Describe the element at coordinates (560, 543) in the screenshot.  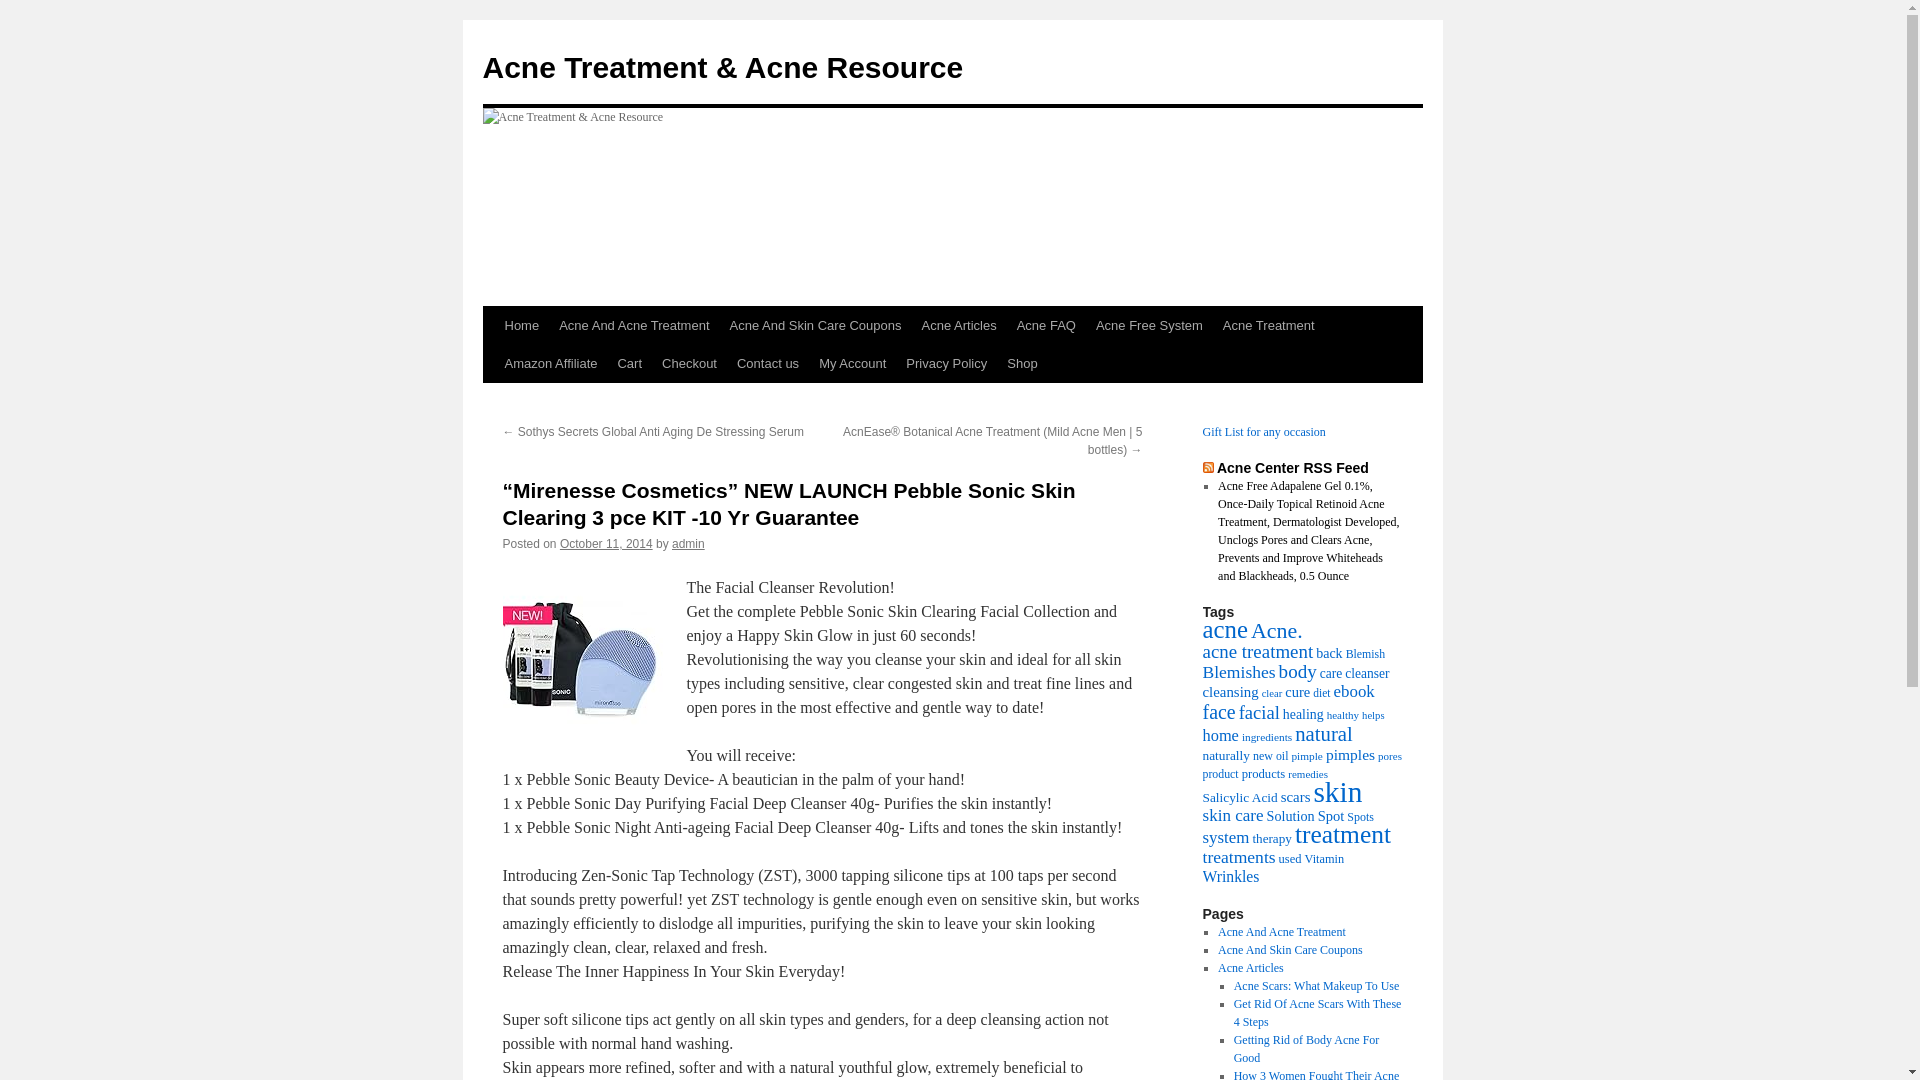
I see `'October 11, 2014'` at that location.